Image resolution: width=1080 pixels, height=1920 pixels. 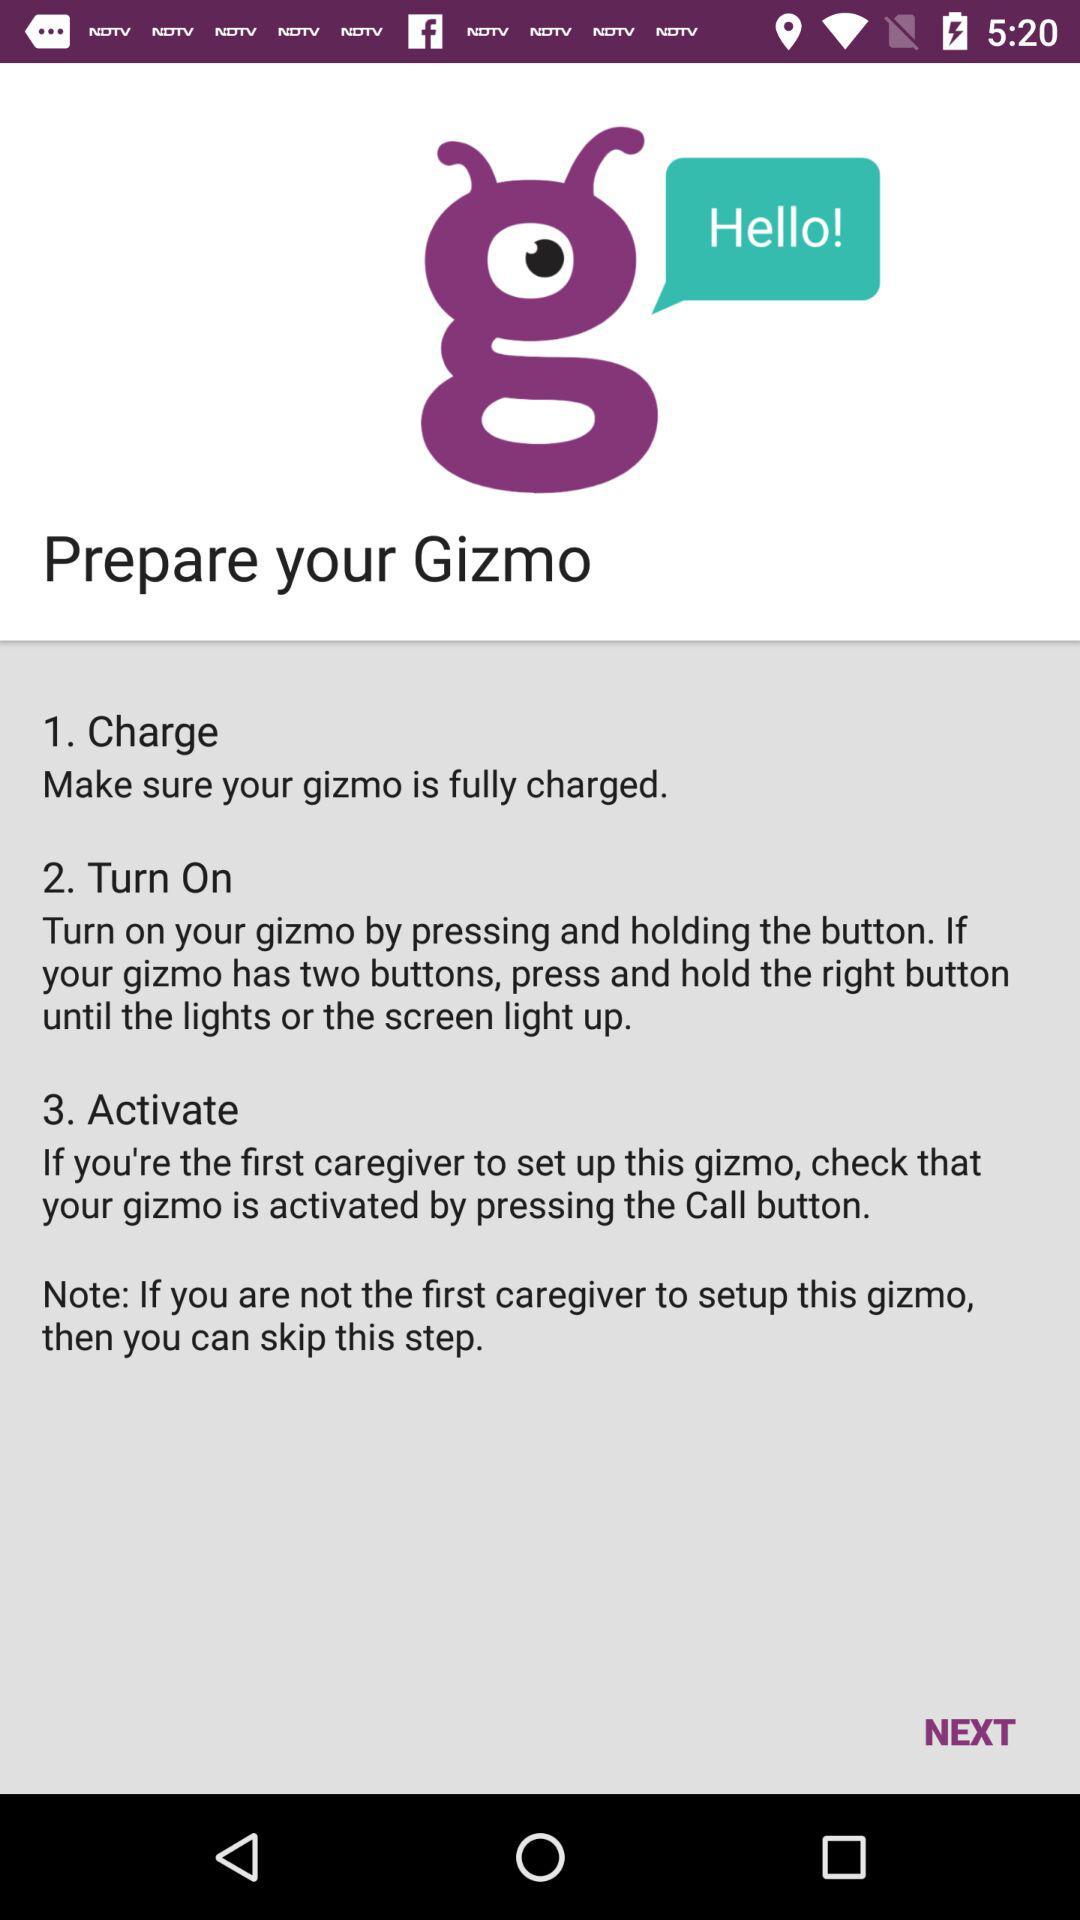 I want to click on item below the note if you item, so click(x=968, y=1730).